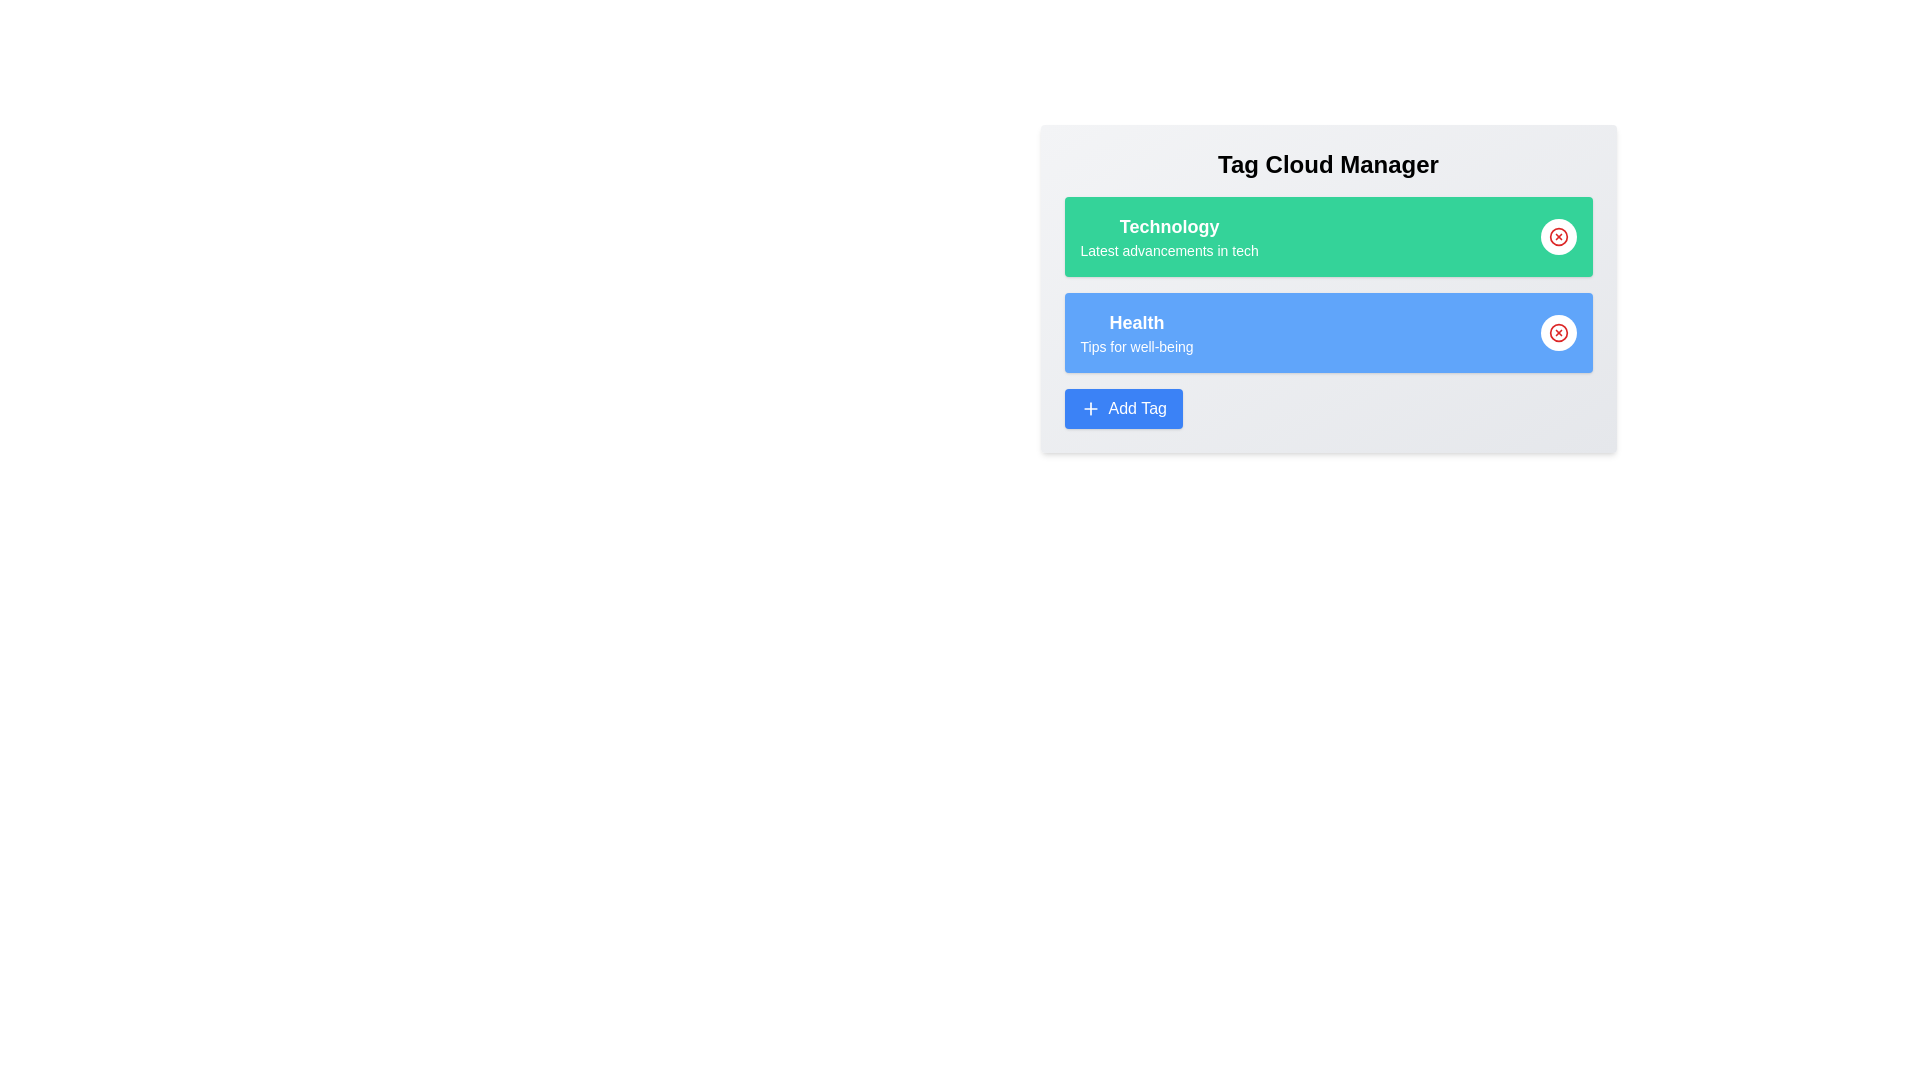 This screenshot has height=1080, width=1920. Describe the element at coordinates (1123, 407) in the screenshot. I see `the 'Add Tag' button to add a new tag` at that location.